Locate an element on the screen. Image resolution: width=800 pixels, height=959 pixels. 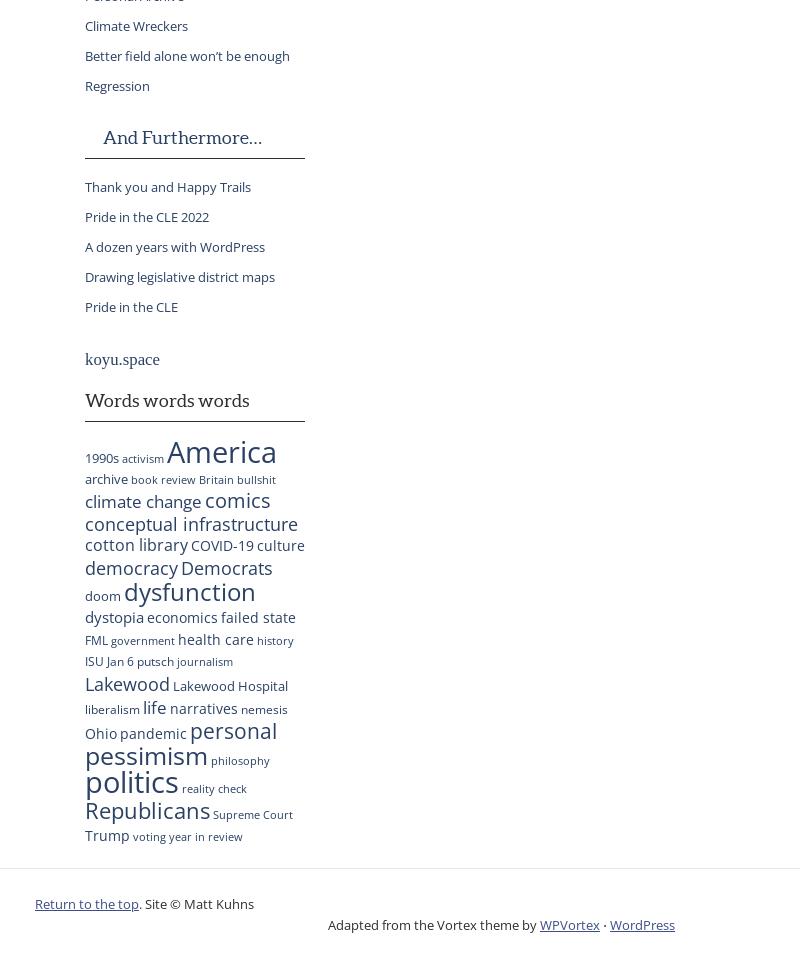
'Lakewood Hospital' is located at coordinates (230, 685).